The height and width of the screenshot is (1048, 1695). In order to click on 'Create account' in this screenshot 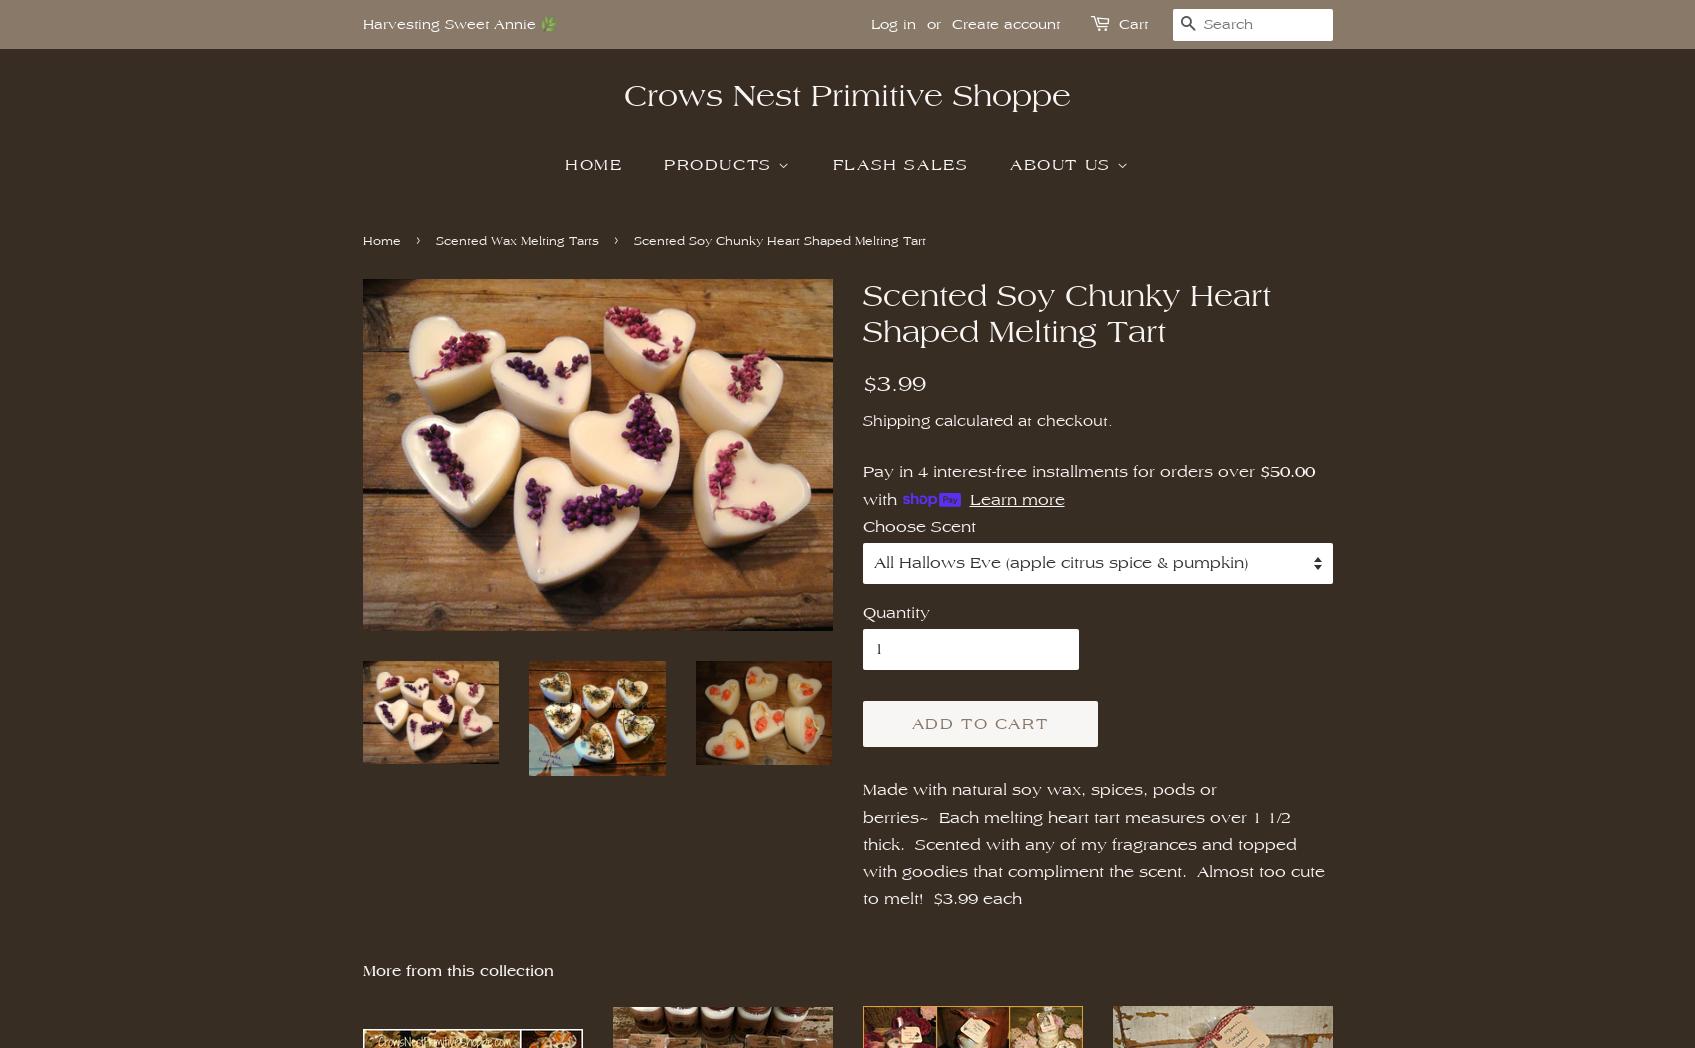, I will do `click(951, 22)`.